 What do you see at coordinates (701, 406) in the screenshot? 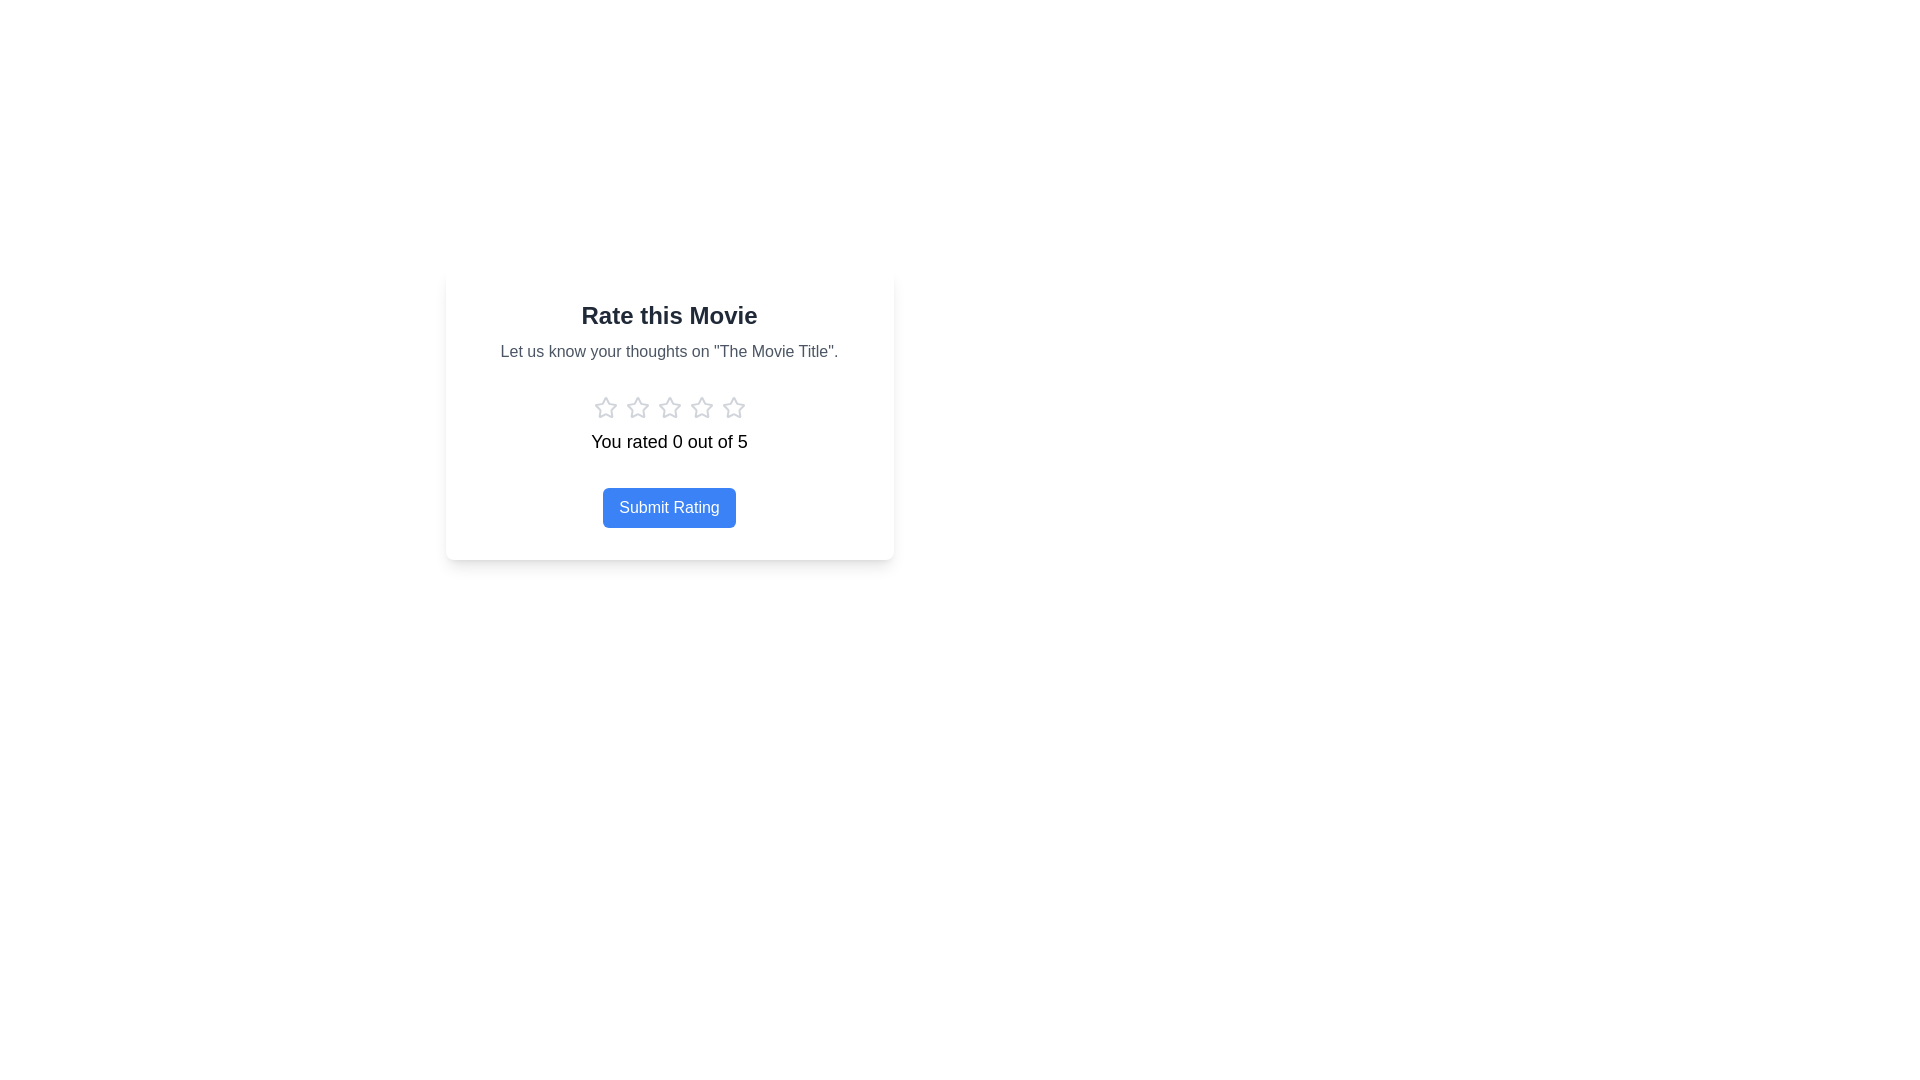
I see `the second star icon in the star rating component, which allows users to select a rating value` at bounding box center [701, 406].